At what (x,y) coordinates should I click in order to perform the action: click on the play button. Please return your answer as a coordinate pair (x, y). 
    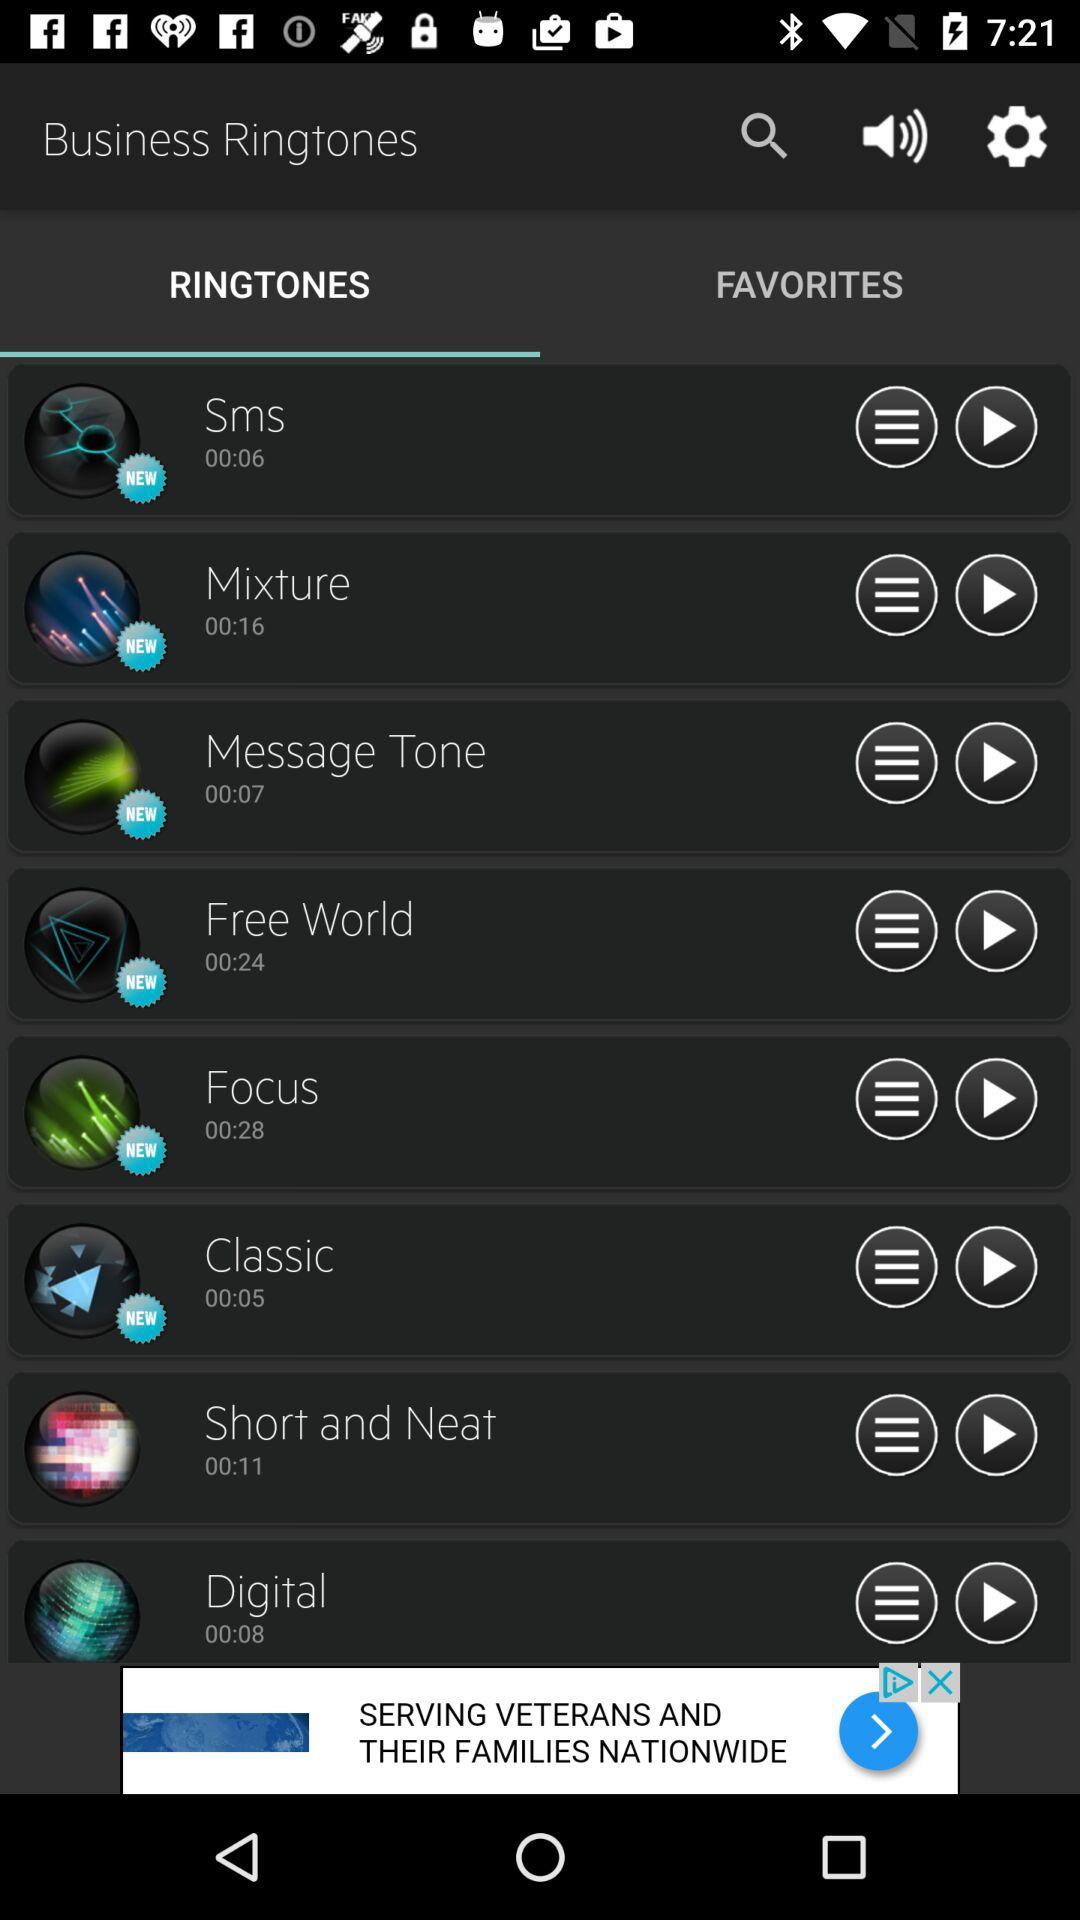
    Looking at the image, I should click on (995, 1435).